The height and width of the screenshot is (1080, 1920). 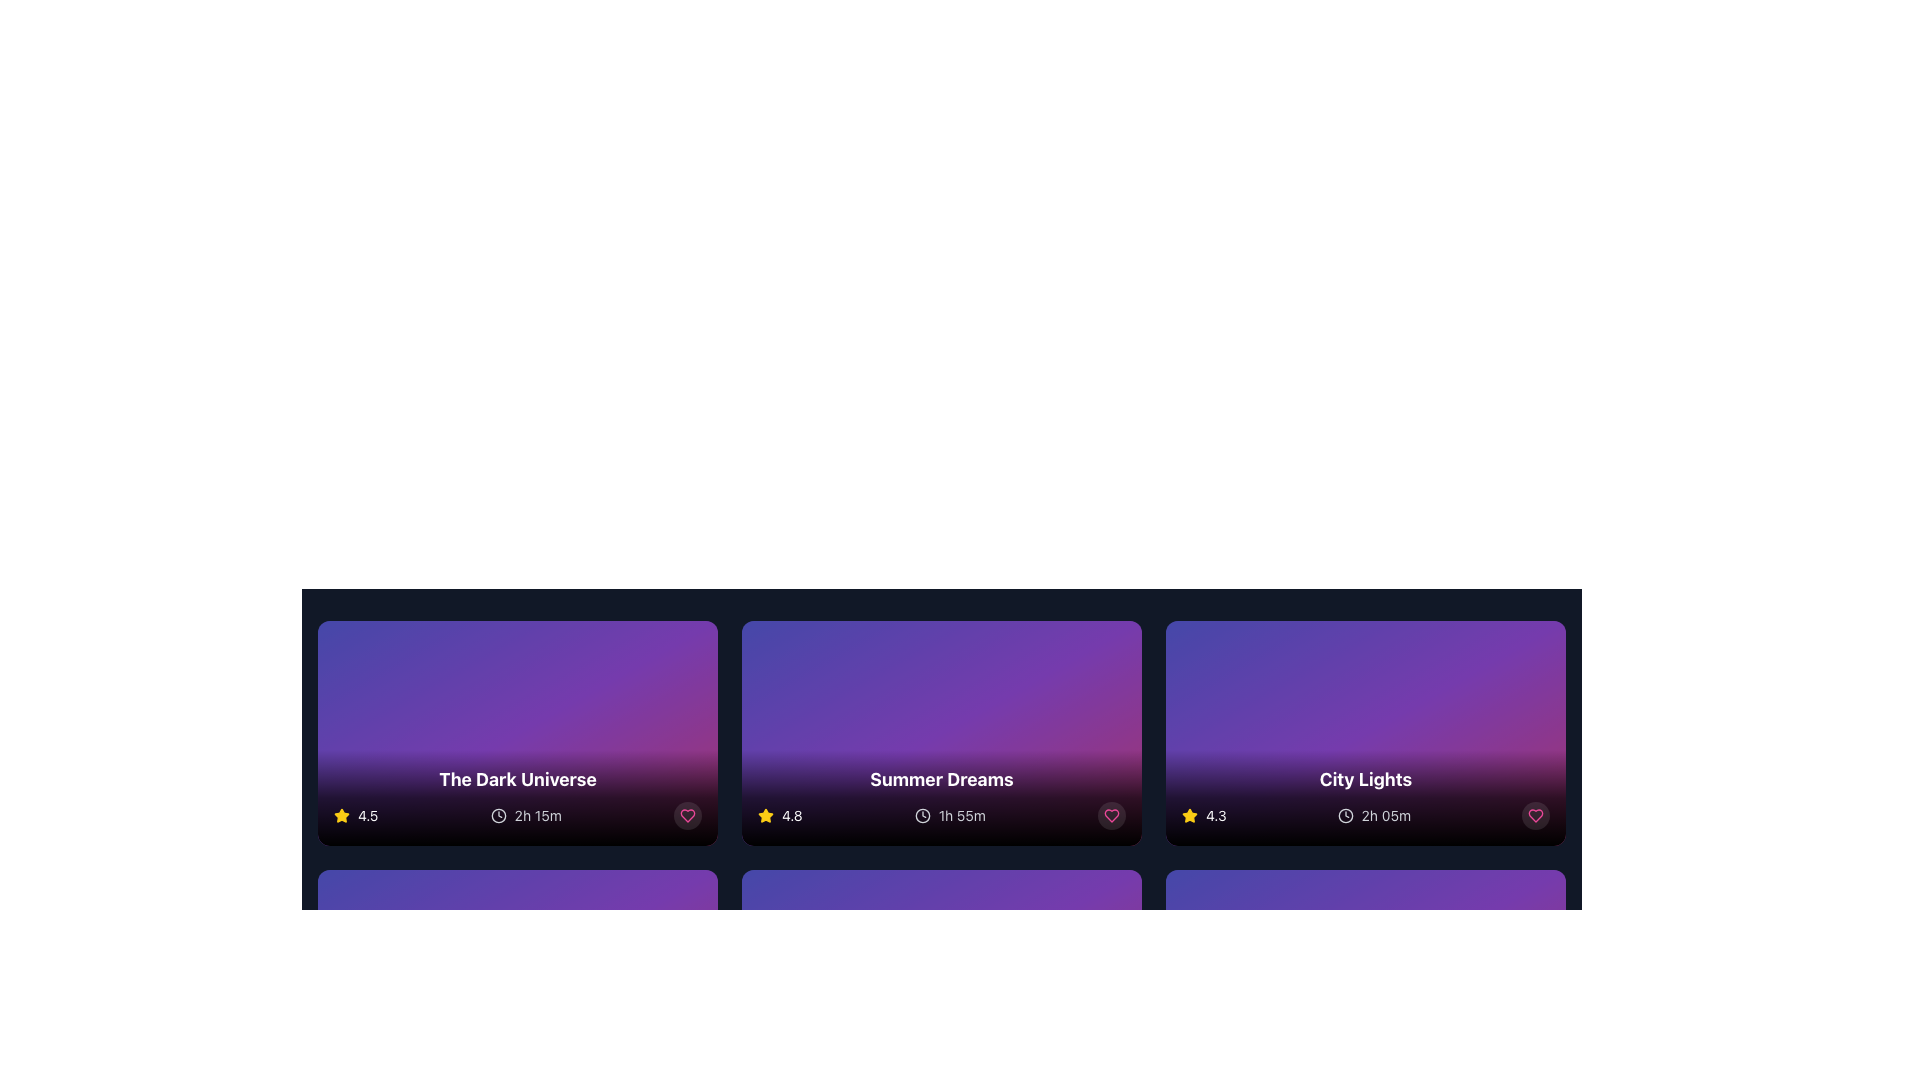 I want to click on rating score text located just right of the yellow star icon in the bottom-left corner of the card titled 'The Dark Universe', so click(x=368, y=816).